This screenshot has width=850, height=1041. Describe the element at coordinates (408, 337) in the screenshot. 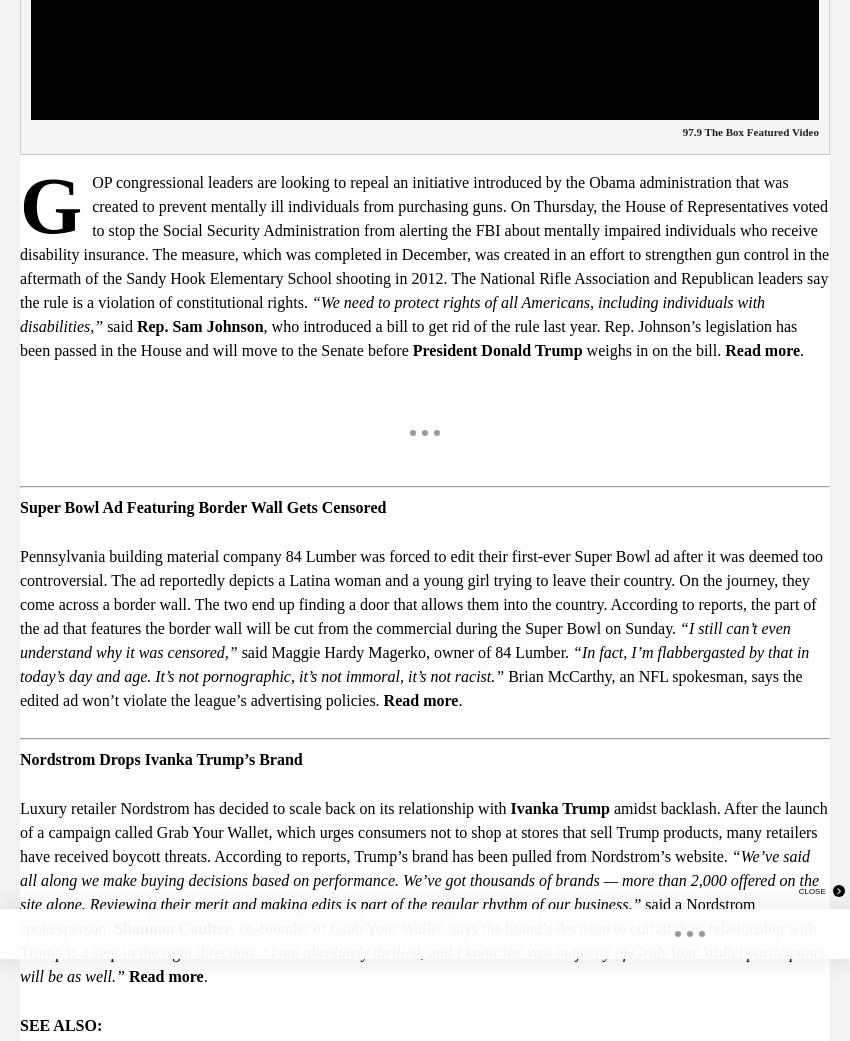

I see `', who introduced a bill to get rid of the rule last year. Rep. Johnson’s legislation has been passed in the House and will move to the Senate before'` at that location.